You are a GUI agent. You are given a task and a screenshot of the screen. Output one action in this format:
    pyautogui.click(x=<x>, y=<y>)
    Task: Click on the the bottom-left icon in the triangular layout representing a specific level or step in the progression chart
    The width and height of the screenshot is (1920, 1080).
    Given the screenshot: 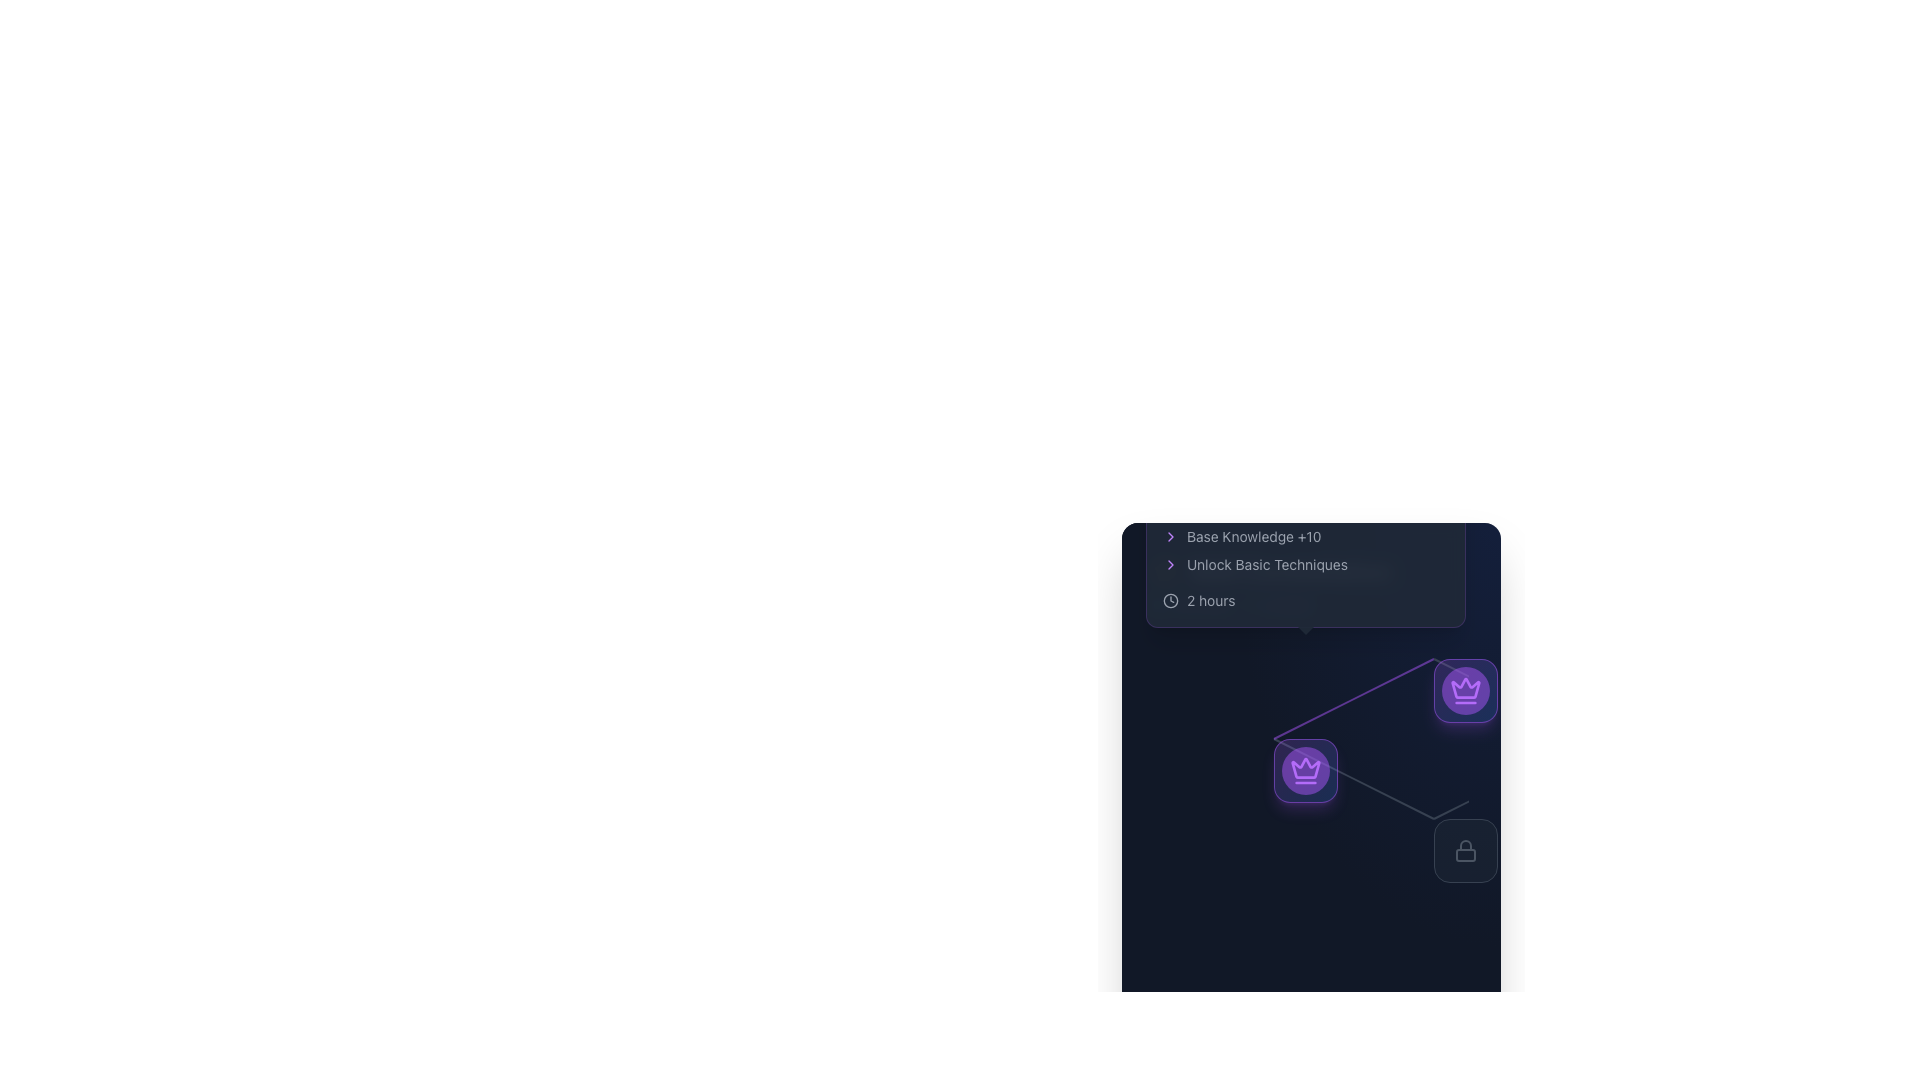 What is the action you would take?
    pyautogui.click(x=1305, y=770)
    